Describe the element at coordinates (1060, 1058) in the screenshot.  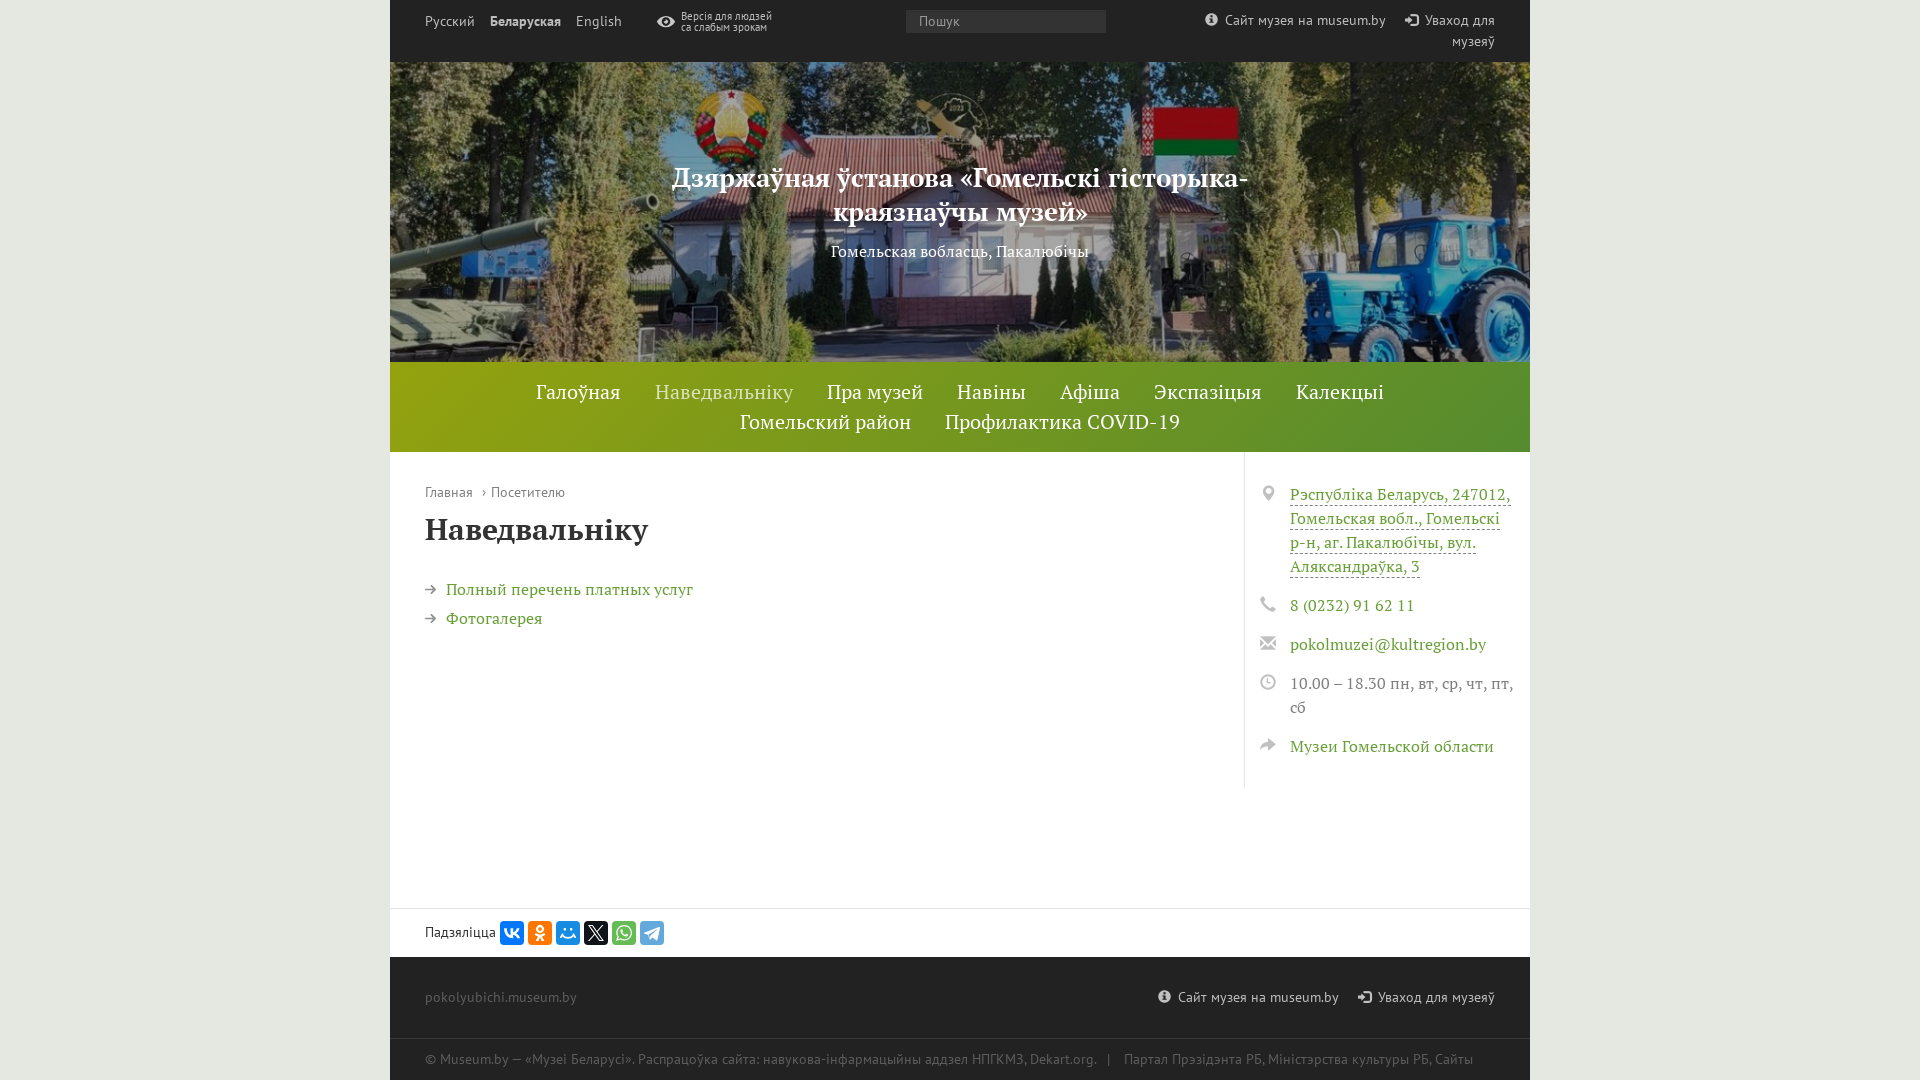
I see `'Dekart.org'` at that location.